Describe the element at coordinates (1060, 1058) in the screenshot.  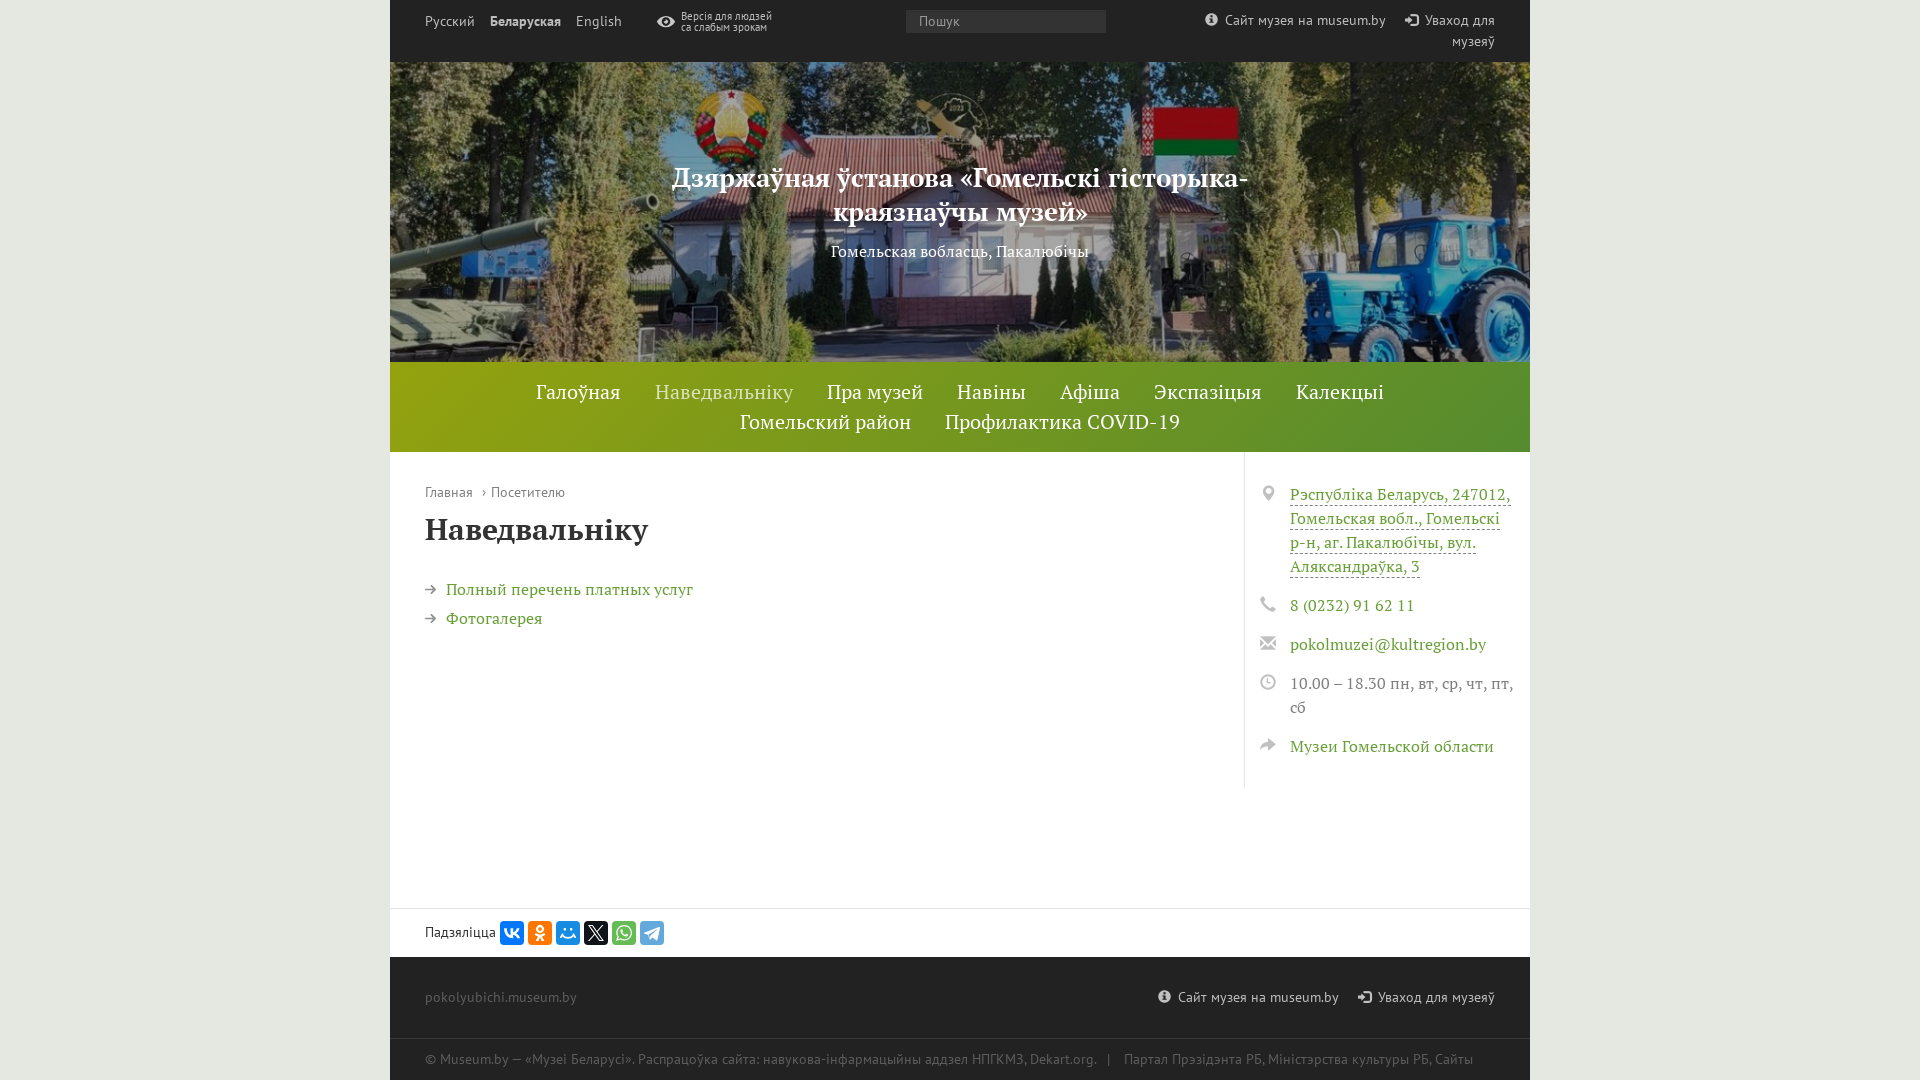
I see `'Dekart.org'` at that location.